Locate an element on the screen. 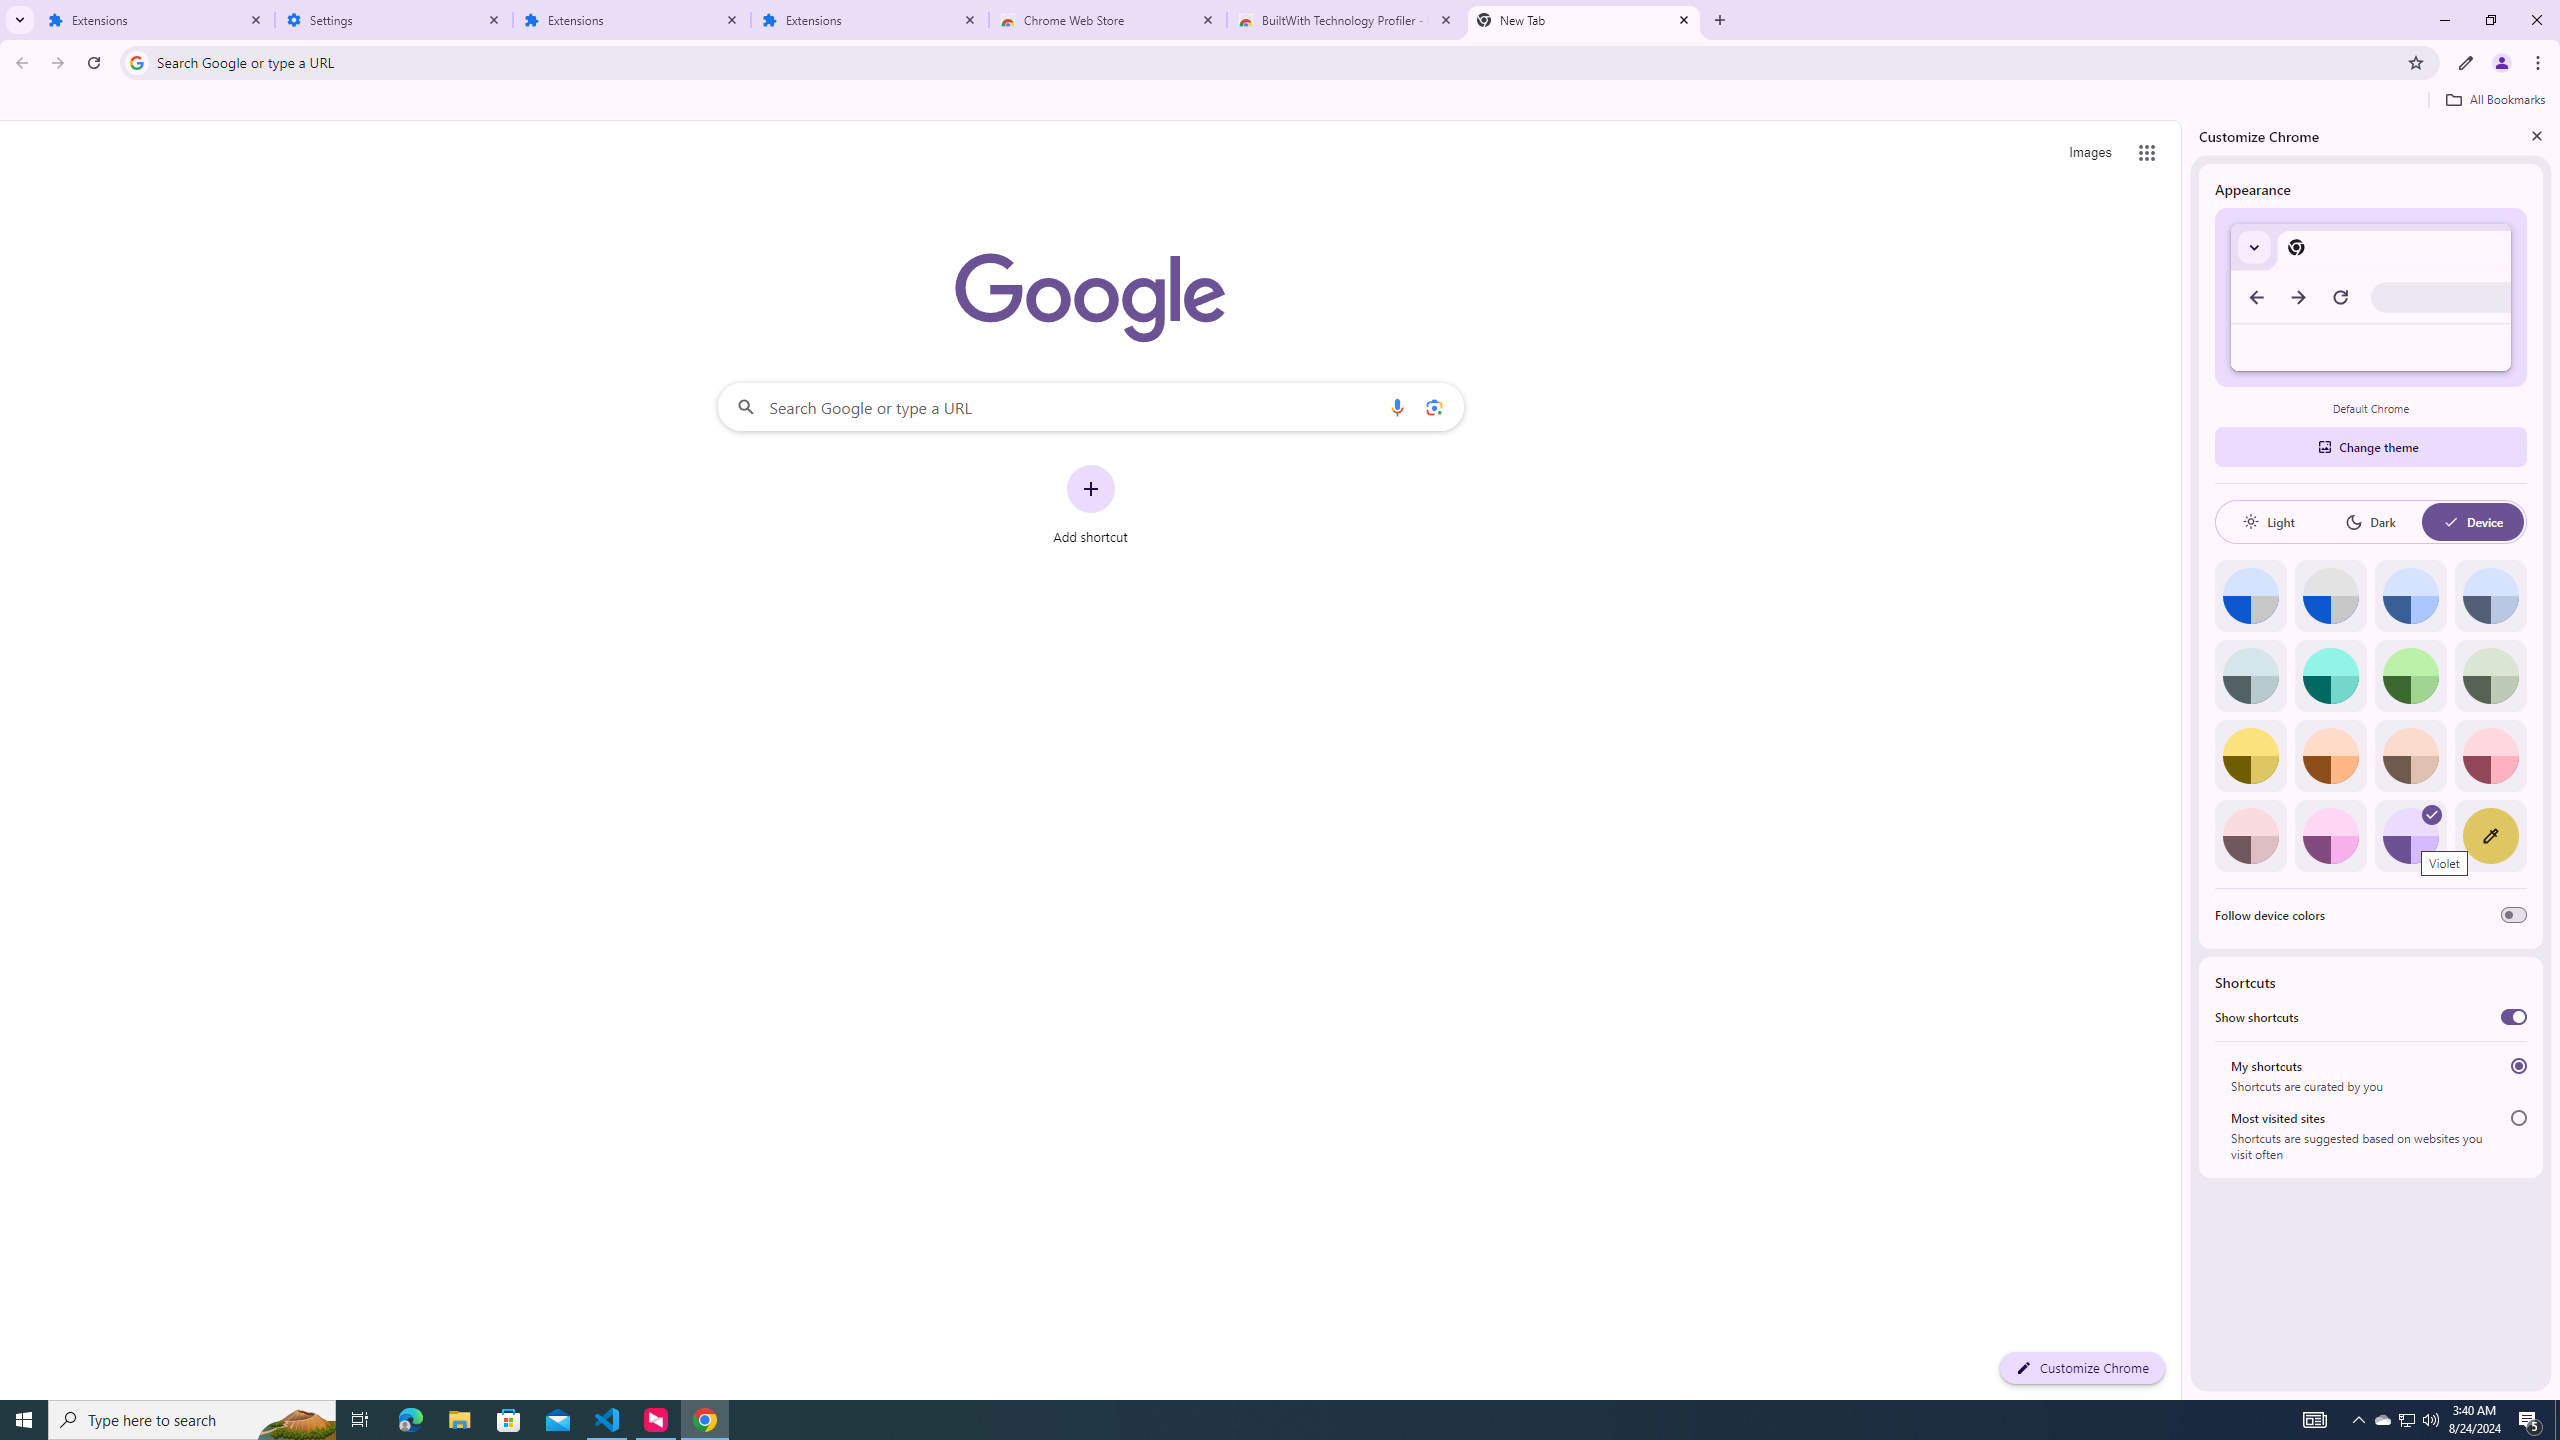 The height and width of the screenshot is (1440, 2560). 'Search Google or type a URL' is located at coordinates (1089, 405).